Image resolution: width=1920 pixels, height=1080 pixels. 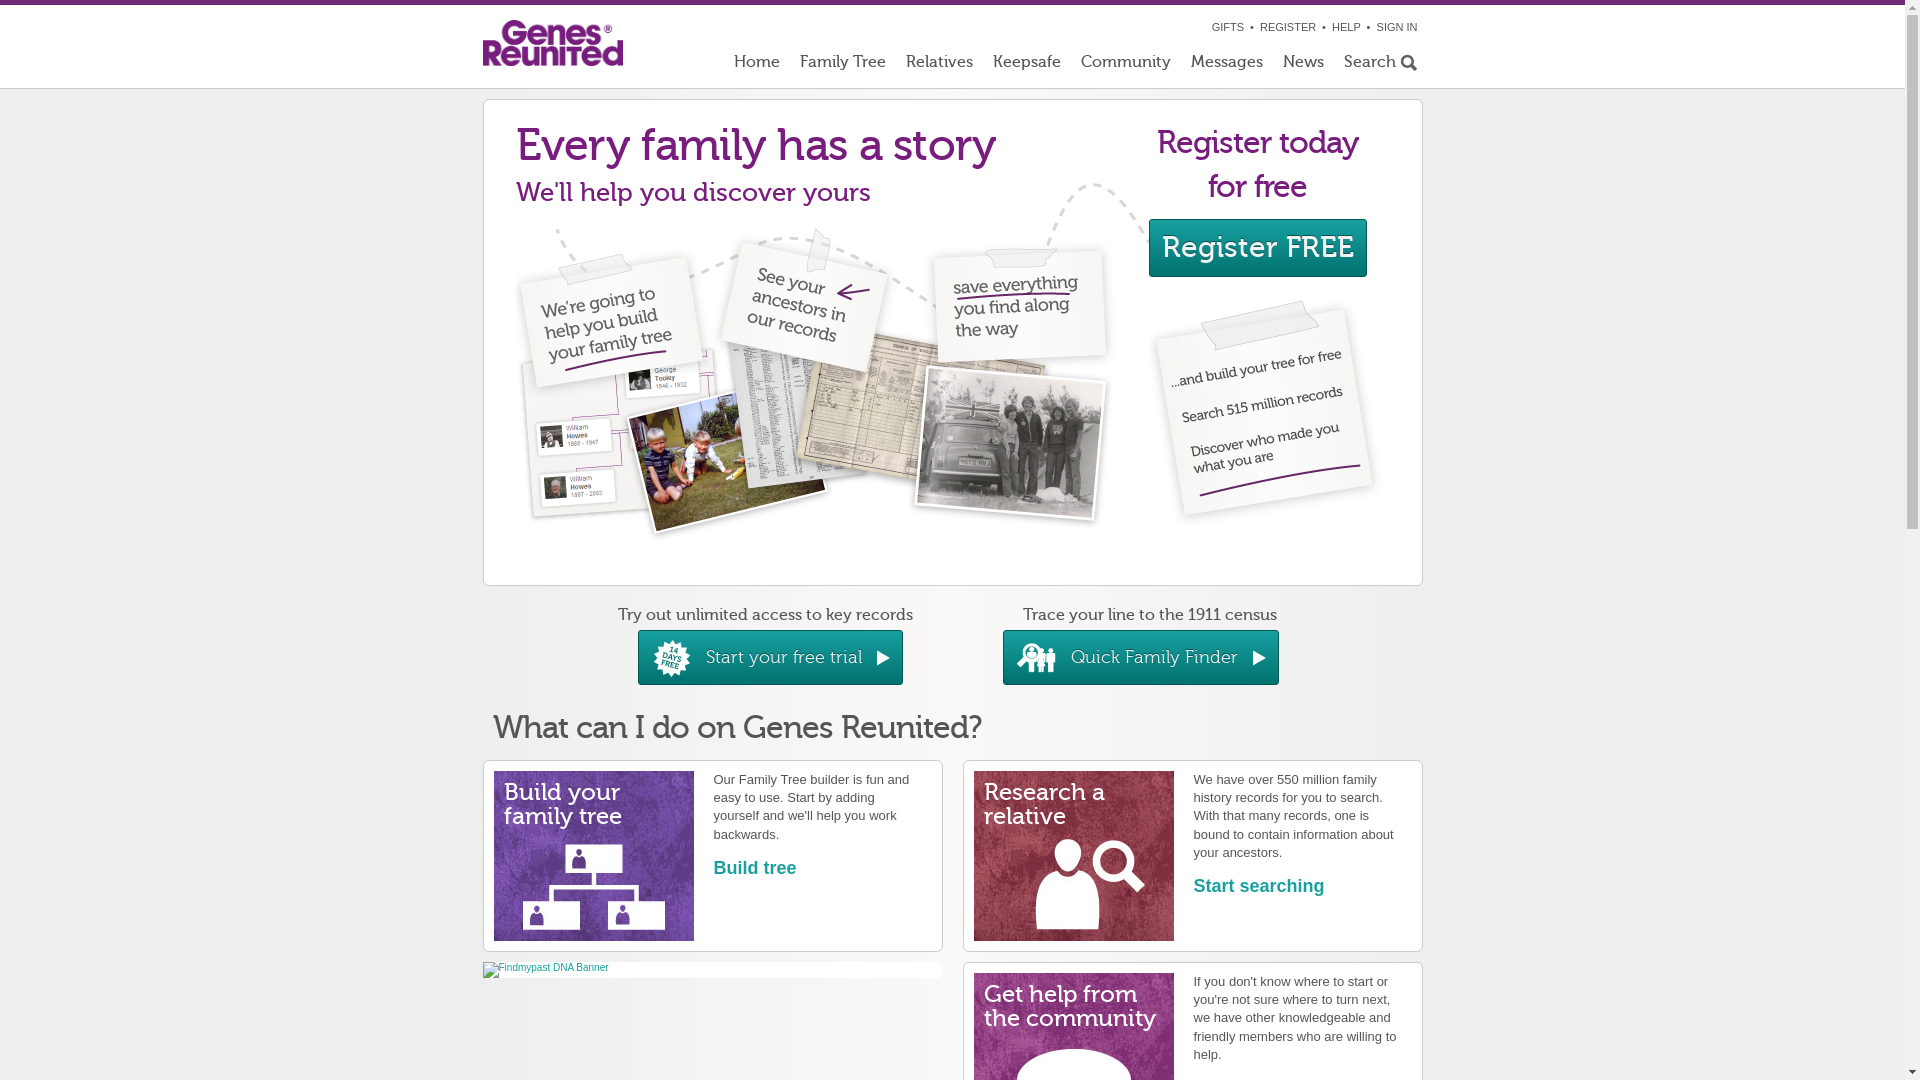 I want to click on 'Start your free trial', so click(x=769, y=657).